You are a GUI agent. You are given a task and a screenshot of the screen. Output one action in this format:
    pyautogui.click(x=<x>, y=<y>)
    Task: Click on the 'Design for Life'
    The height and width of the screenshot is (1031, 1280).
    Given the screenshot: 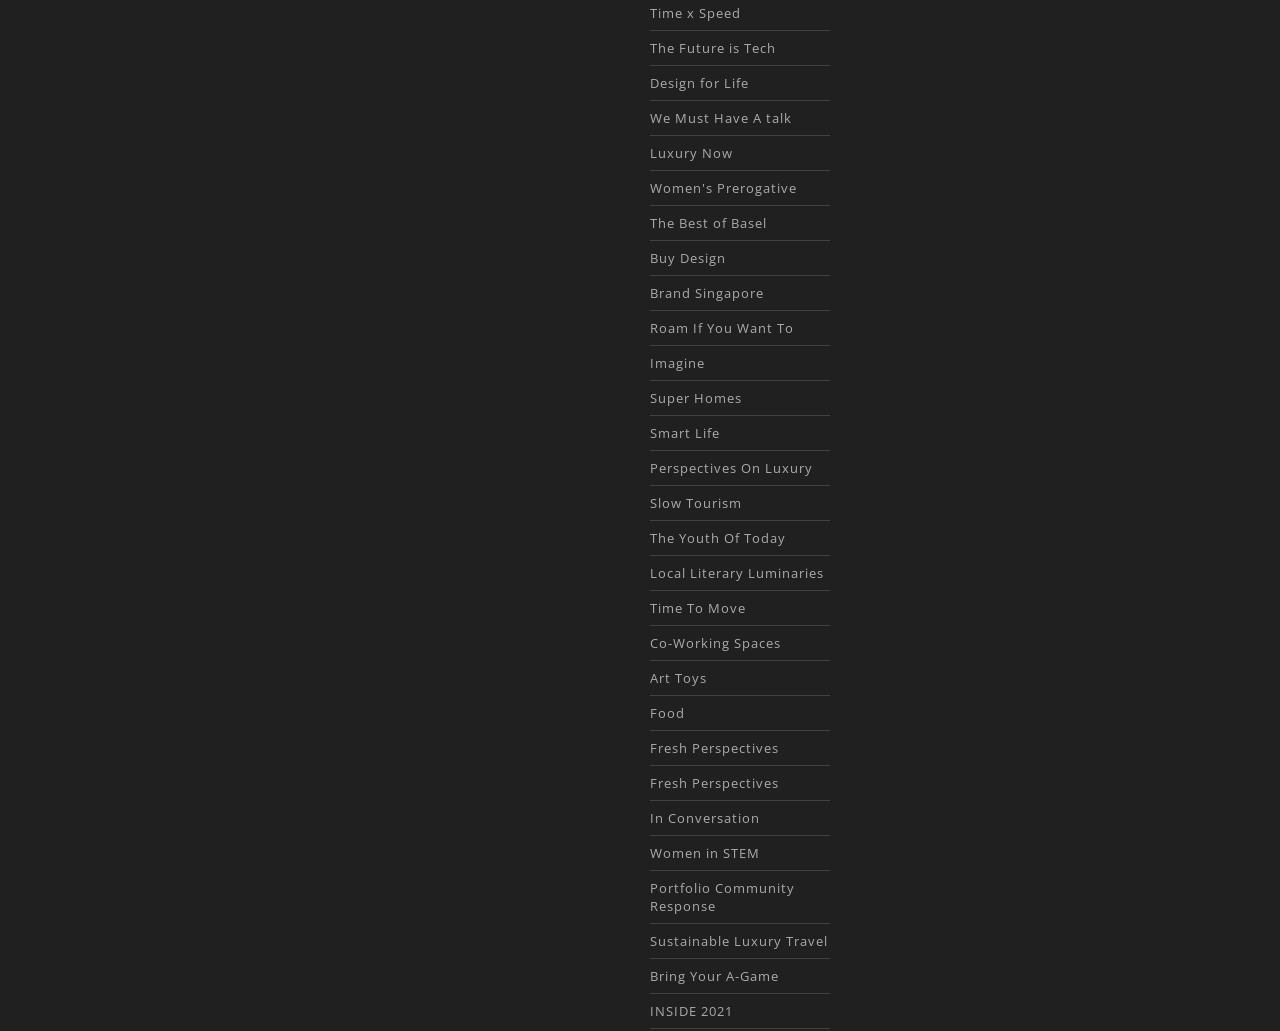 What is the action you would take?
    pyautogui.click(x=698, y=82)
    